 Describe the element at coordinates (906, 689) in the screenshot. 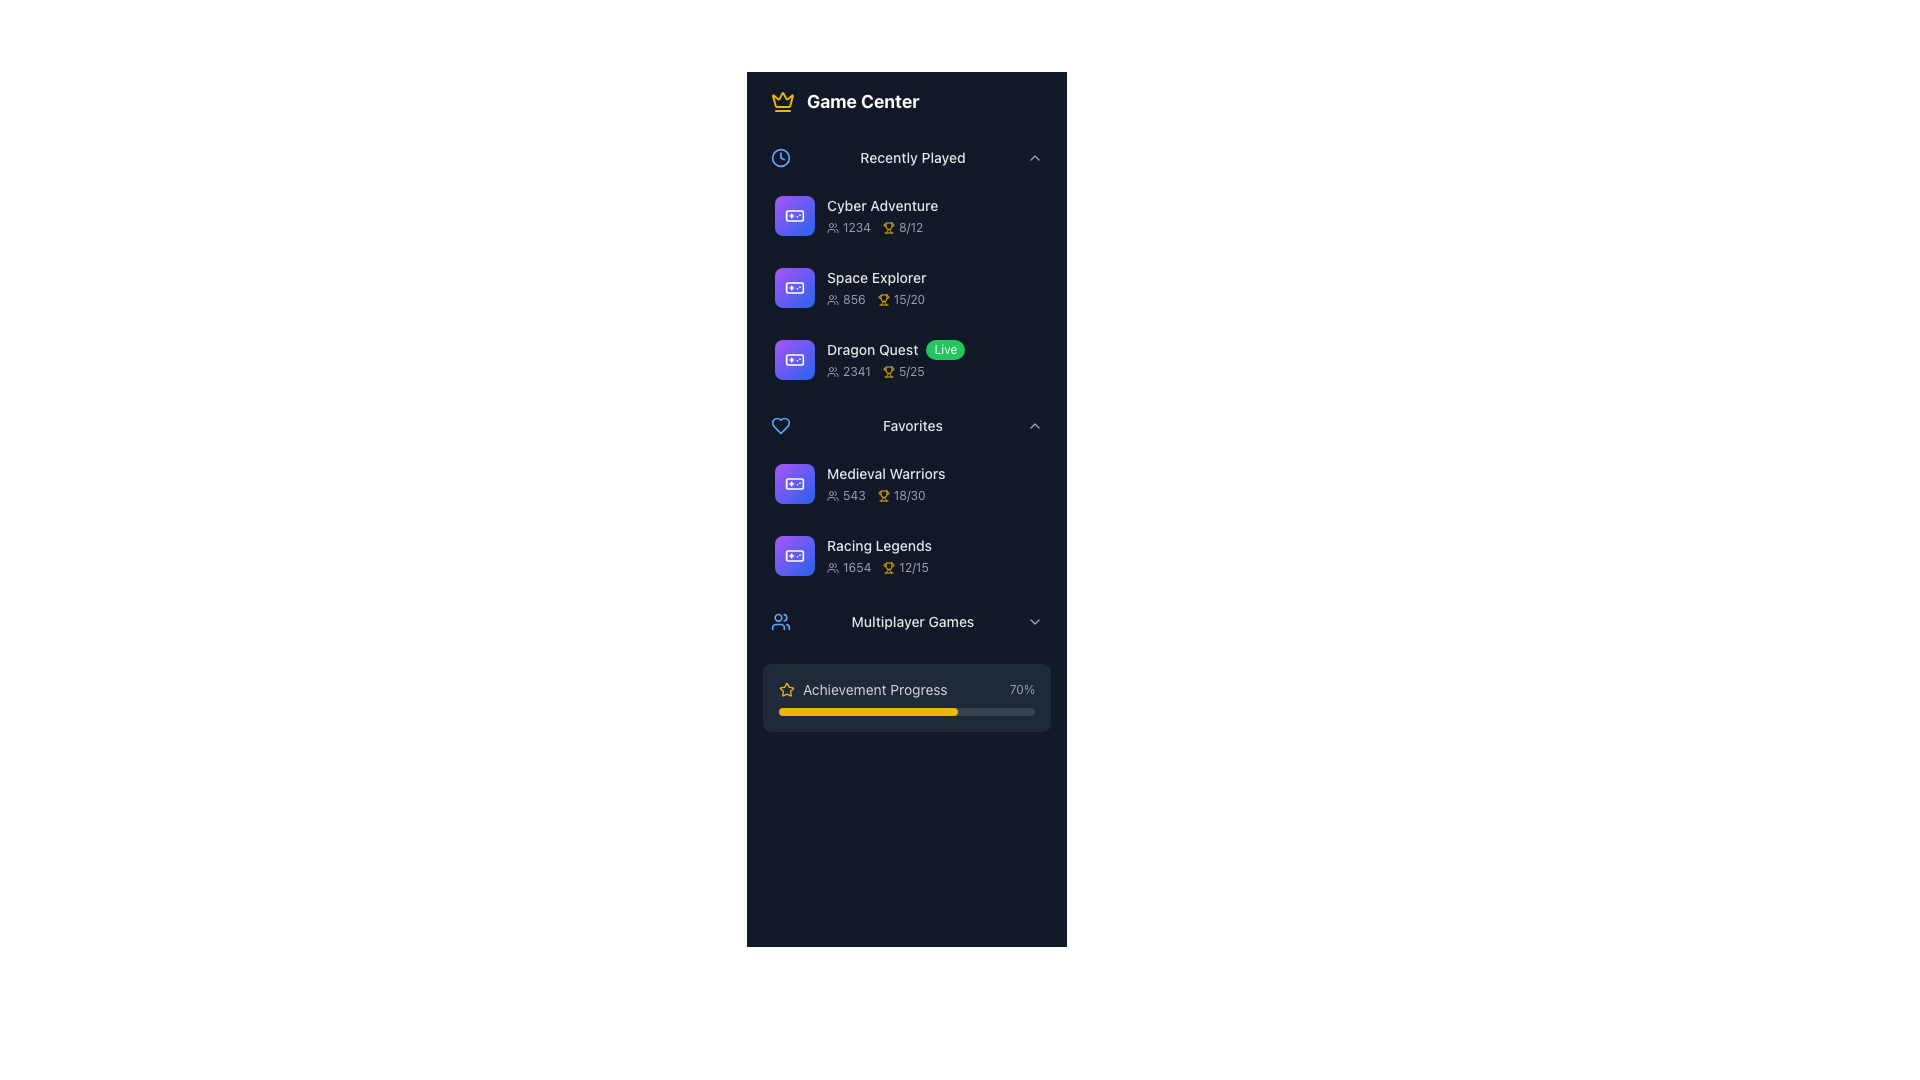

I see `the 'Achievement Progress' indicator, which features a yellow star icon and displays '70%' on the far right` at that location.